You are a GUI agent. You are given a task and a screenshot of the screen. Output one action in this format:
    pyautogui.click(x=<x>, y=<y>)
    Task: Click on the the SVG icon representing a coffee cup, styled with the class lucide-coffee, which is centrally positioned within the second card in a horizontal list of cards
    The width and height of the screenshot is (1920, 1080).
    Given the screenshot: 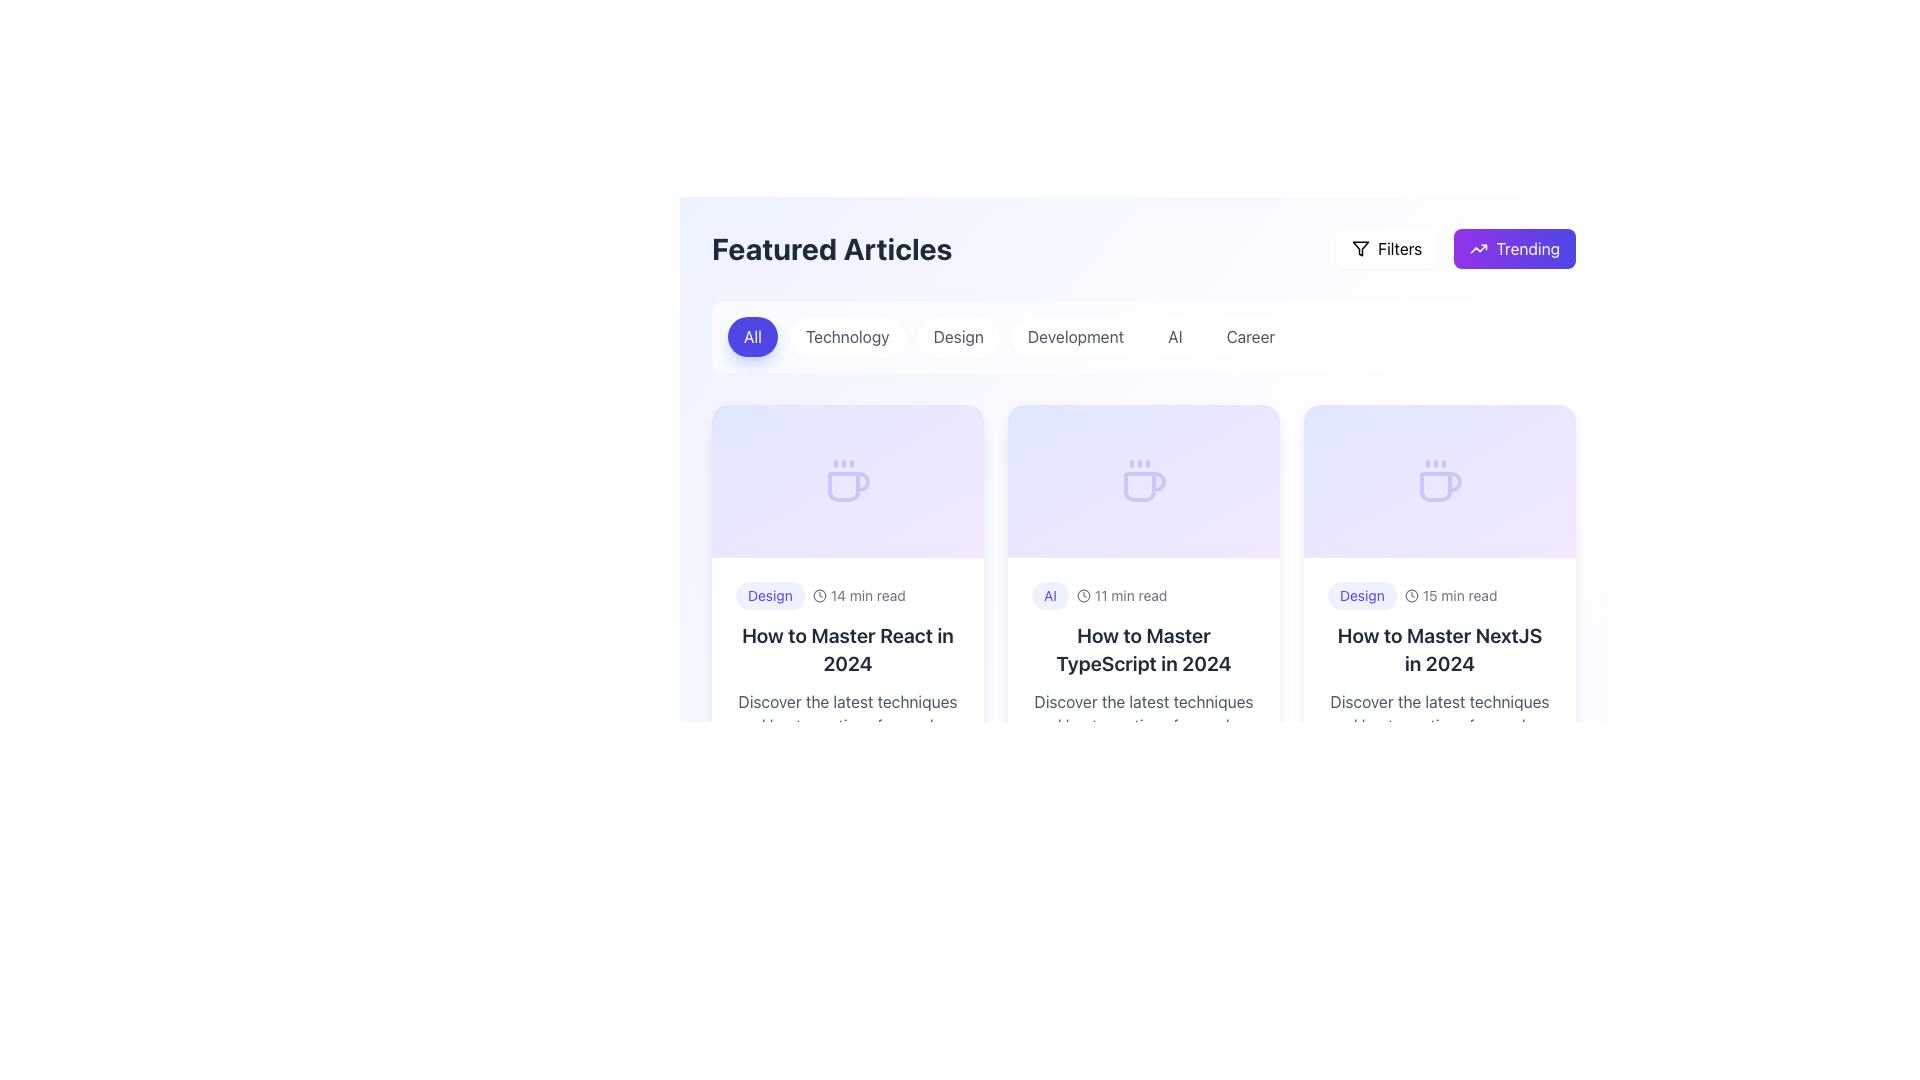 What is the action you would take?
    pyautogui.click(x=1143, y=481)
    